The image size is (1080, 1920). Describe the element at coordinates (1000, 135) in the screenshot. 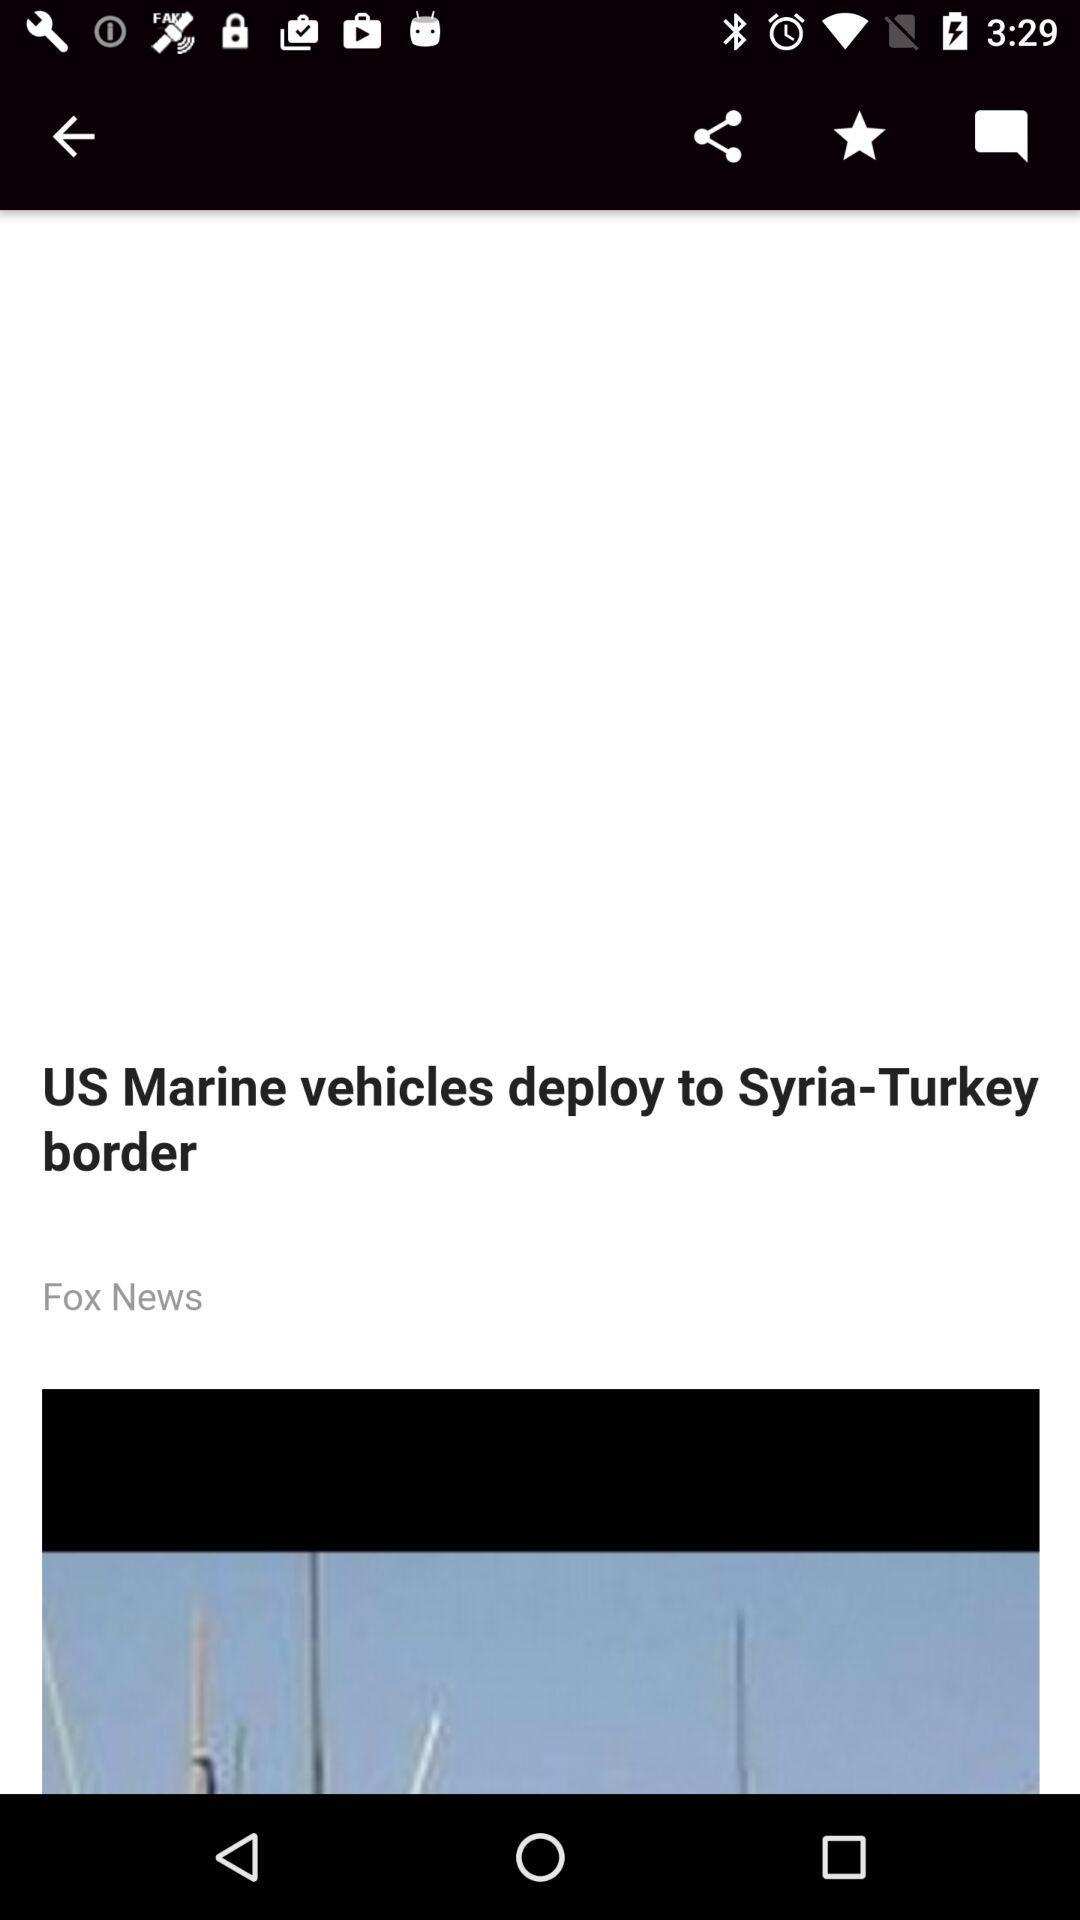

I see `send message` at that location.